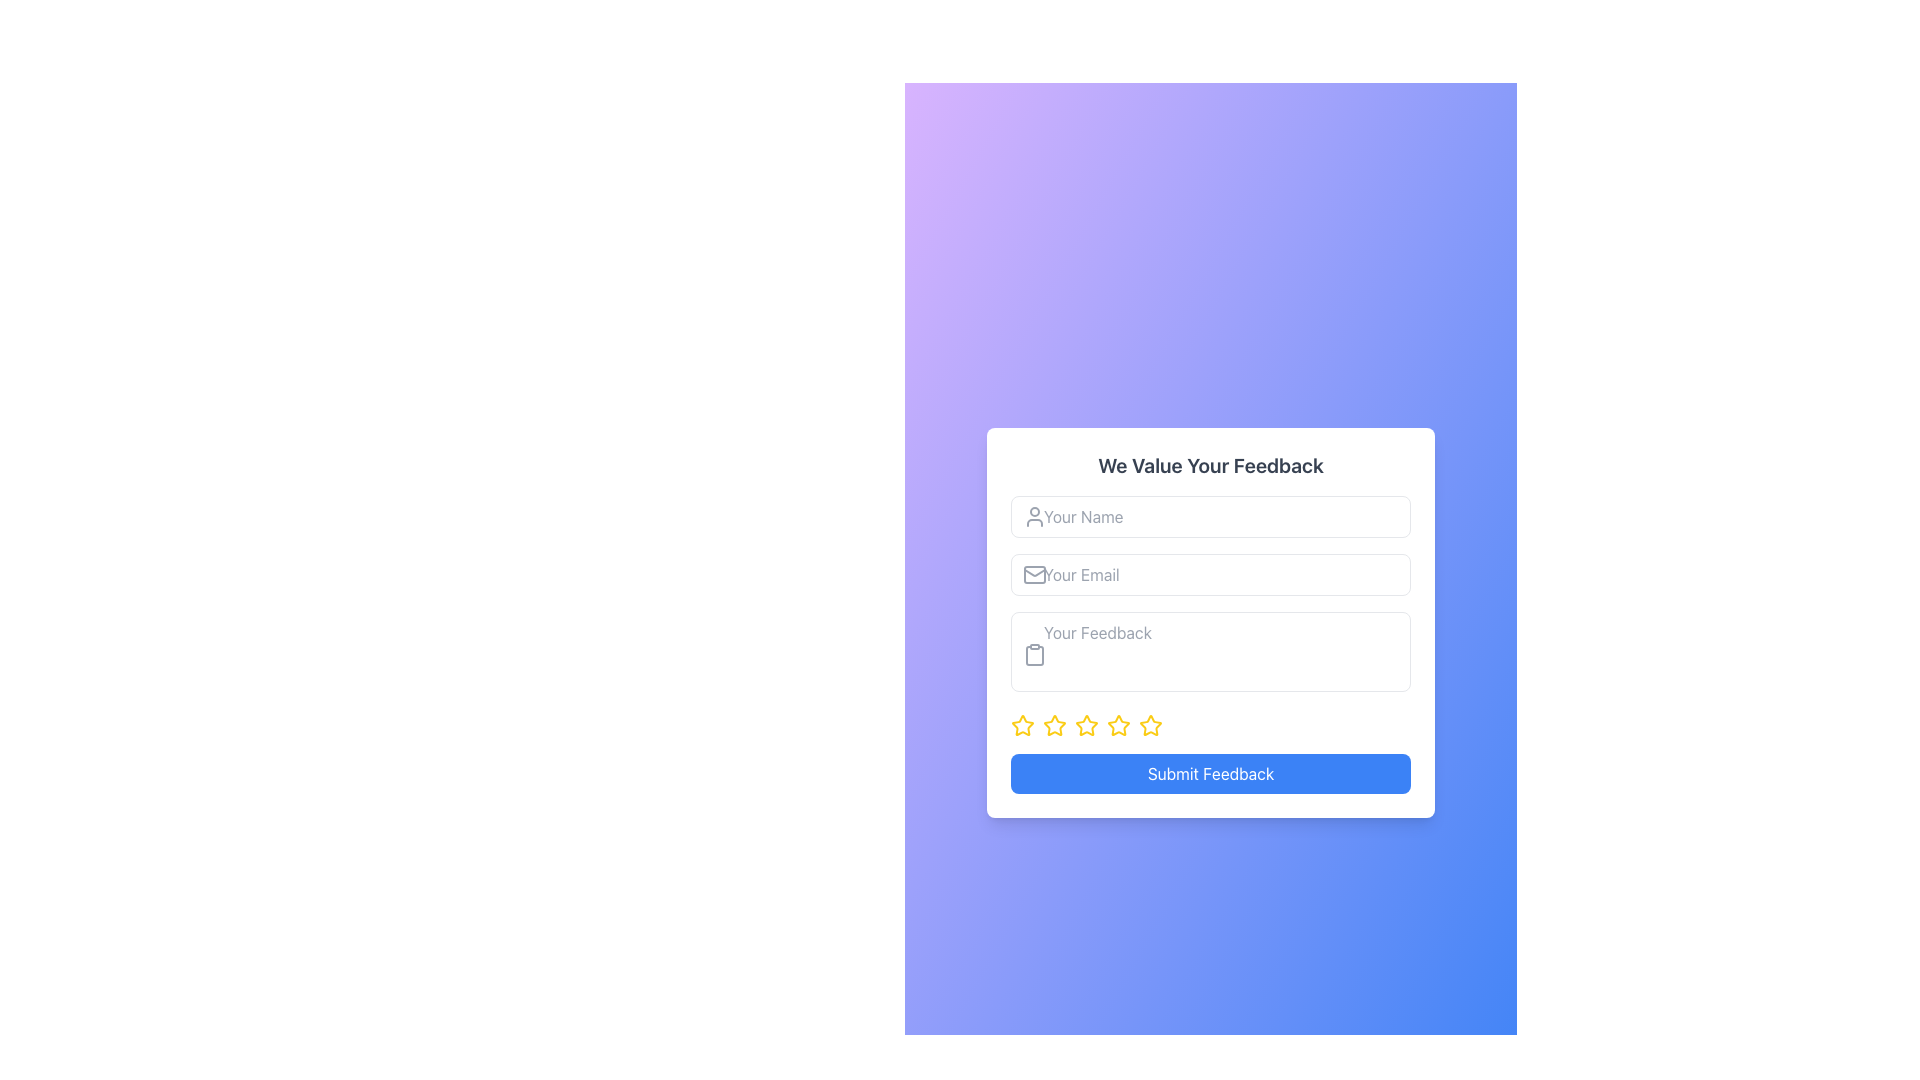  I want to click on the third star in the sequence of five rating stars, so click(1085, 725).